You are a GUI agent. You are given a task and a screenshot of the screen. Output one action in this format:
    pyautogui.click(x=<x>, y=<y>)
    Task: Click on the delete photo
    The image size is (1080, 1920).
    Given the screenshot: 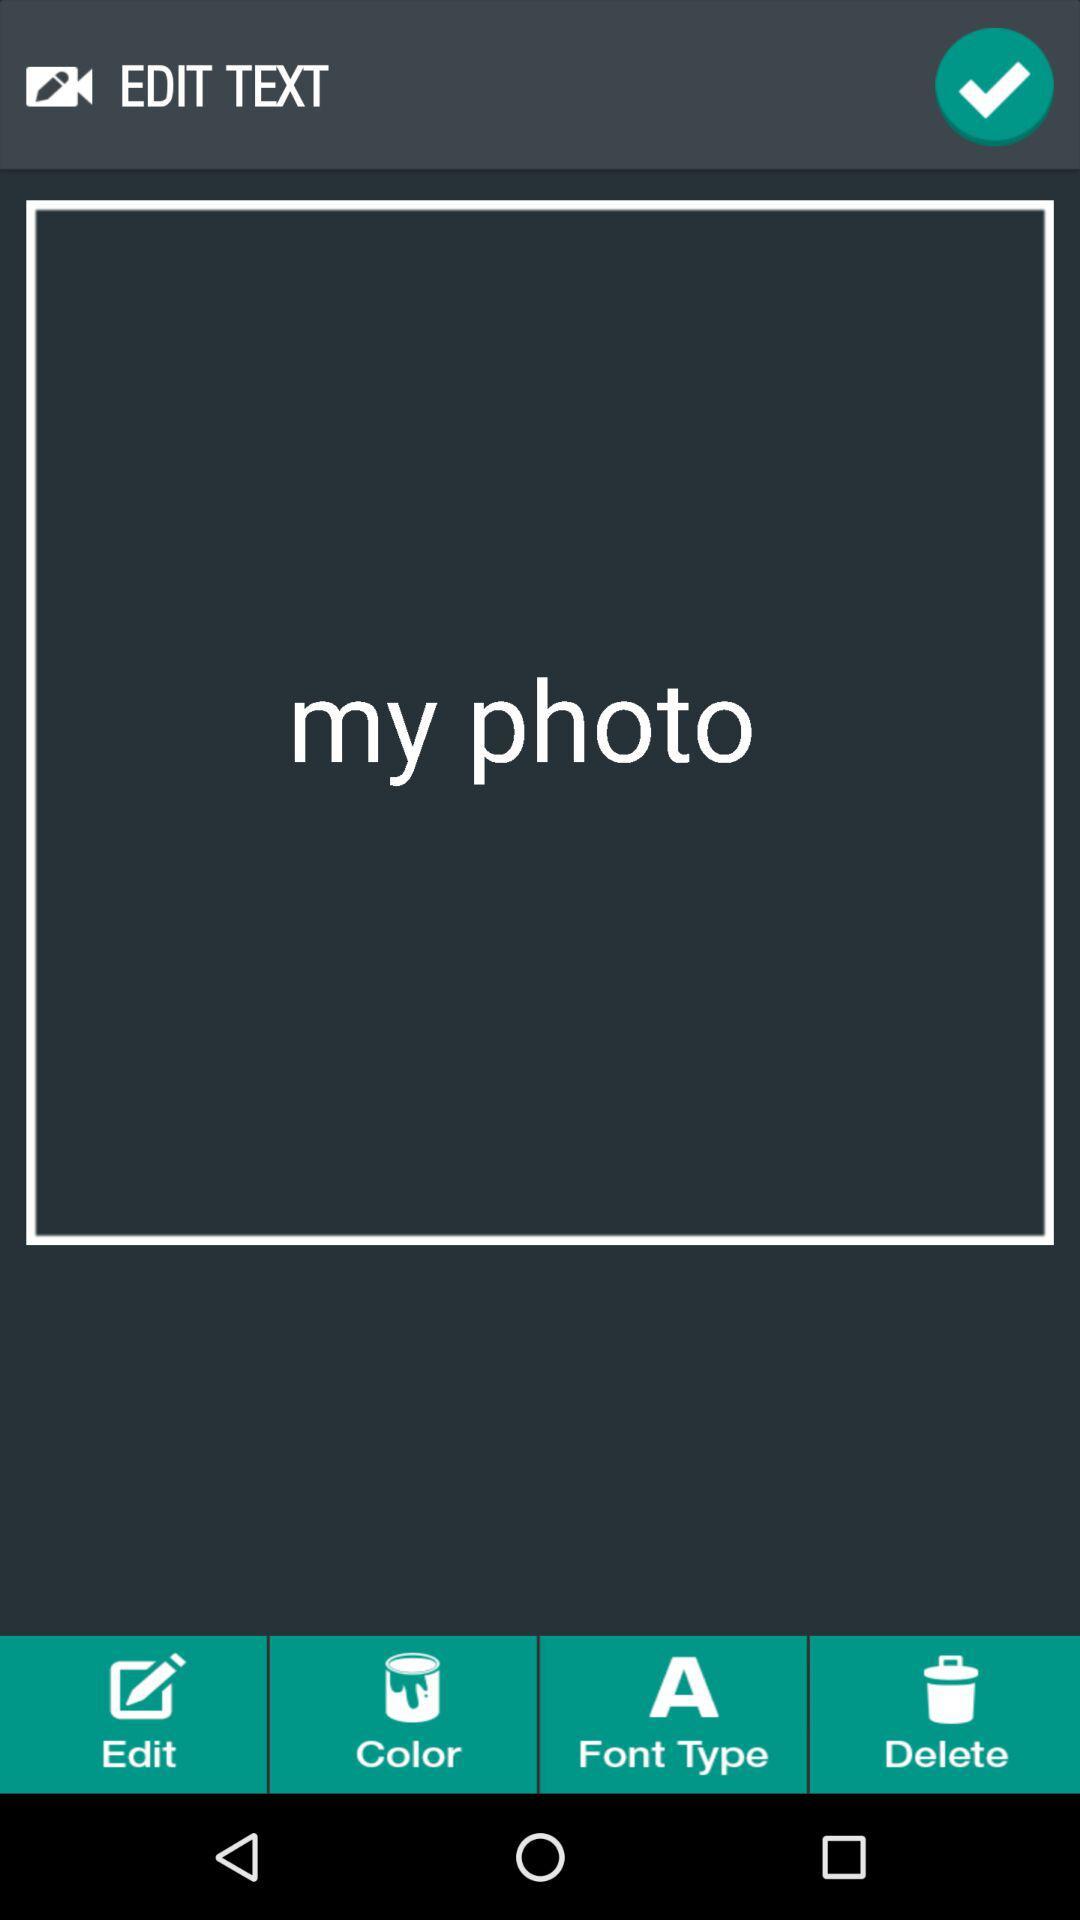 What is the action you would take?
    pyautogui.click(x=945, y=1713)
    